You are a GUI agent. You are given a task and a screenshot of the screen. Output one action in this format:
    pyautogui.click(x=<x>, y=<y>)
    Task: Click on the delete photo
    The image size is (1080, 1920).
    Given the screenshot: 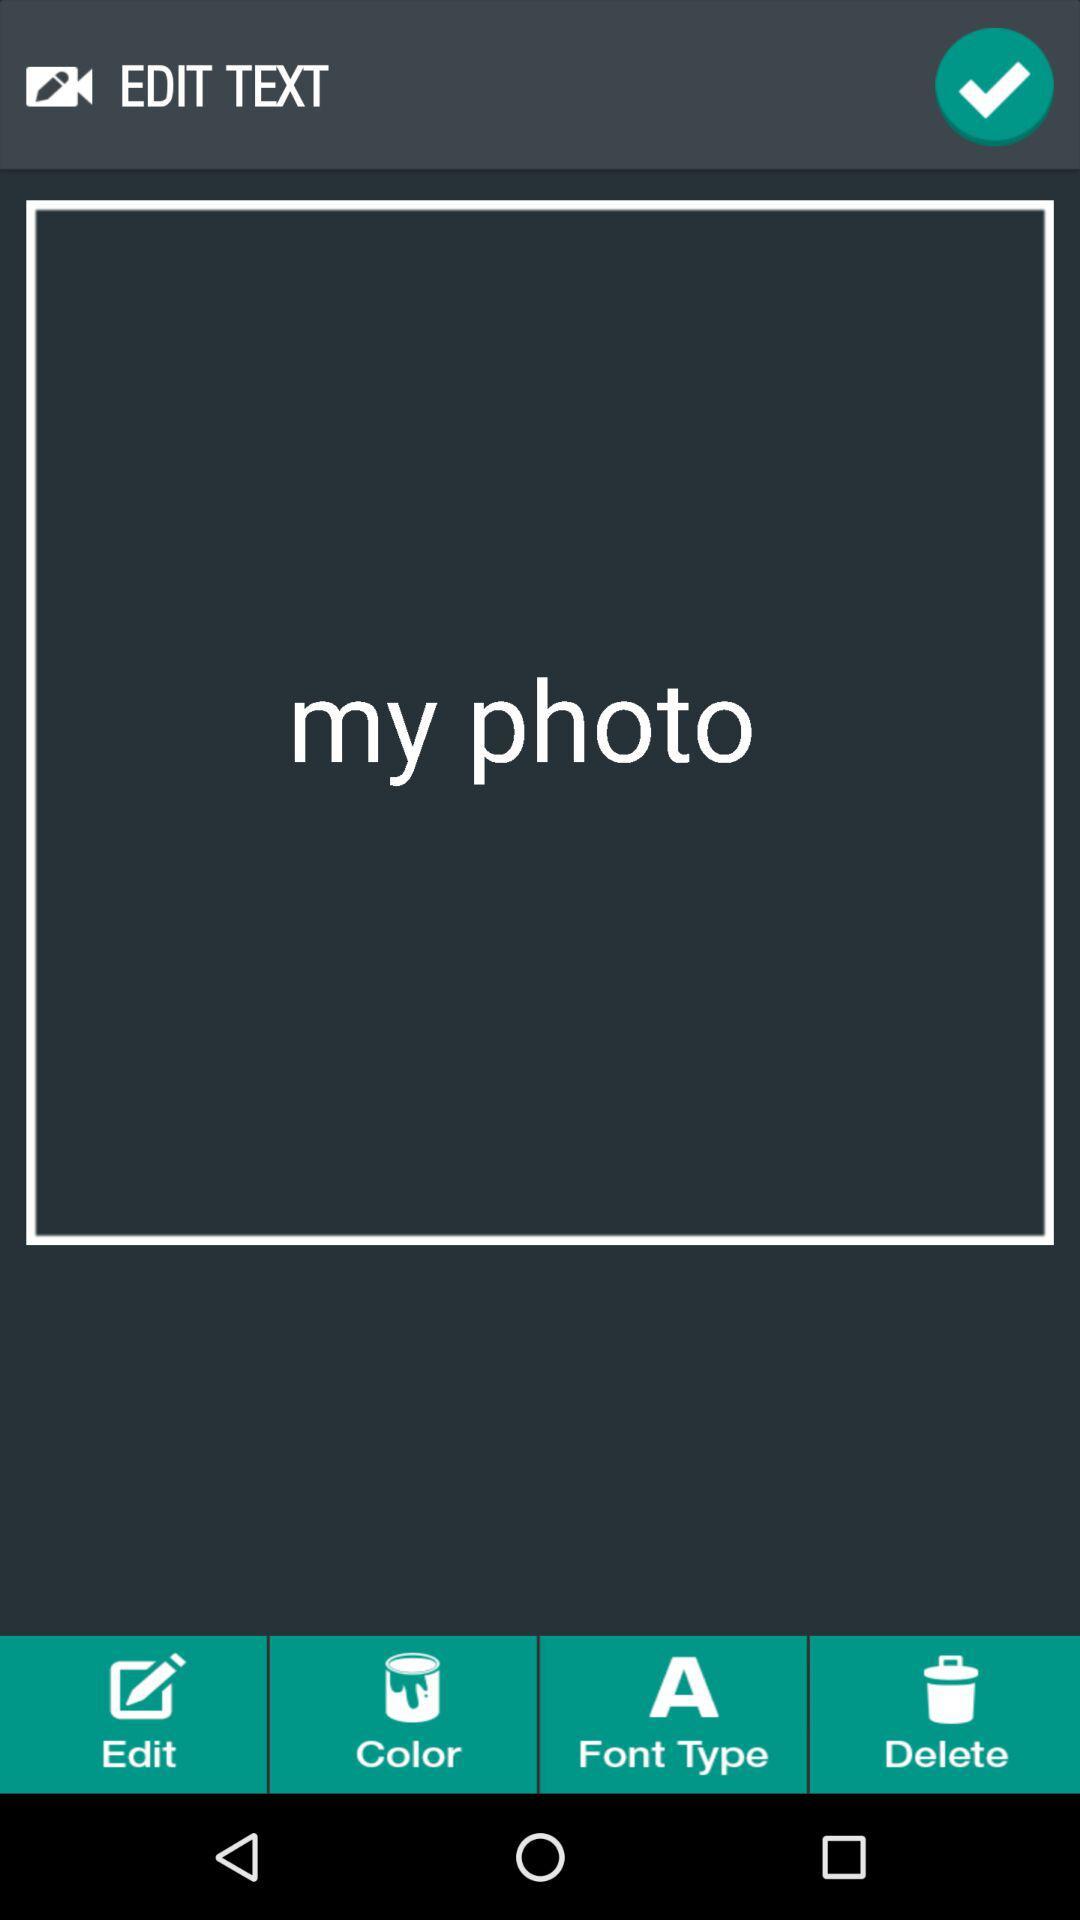 What is the action you would take?
    pyautogui.click(x=945, y=1713)
    